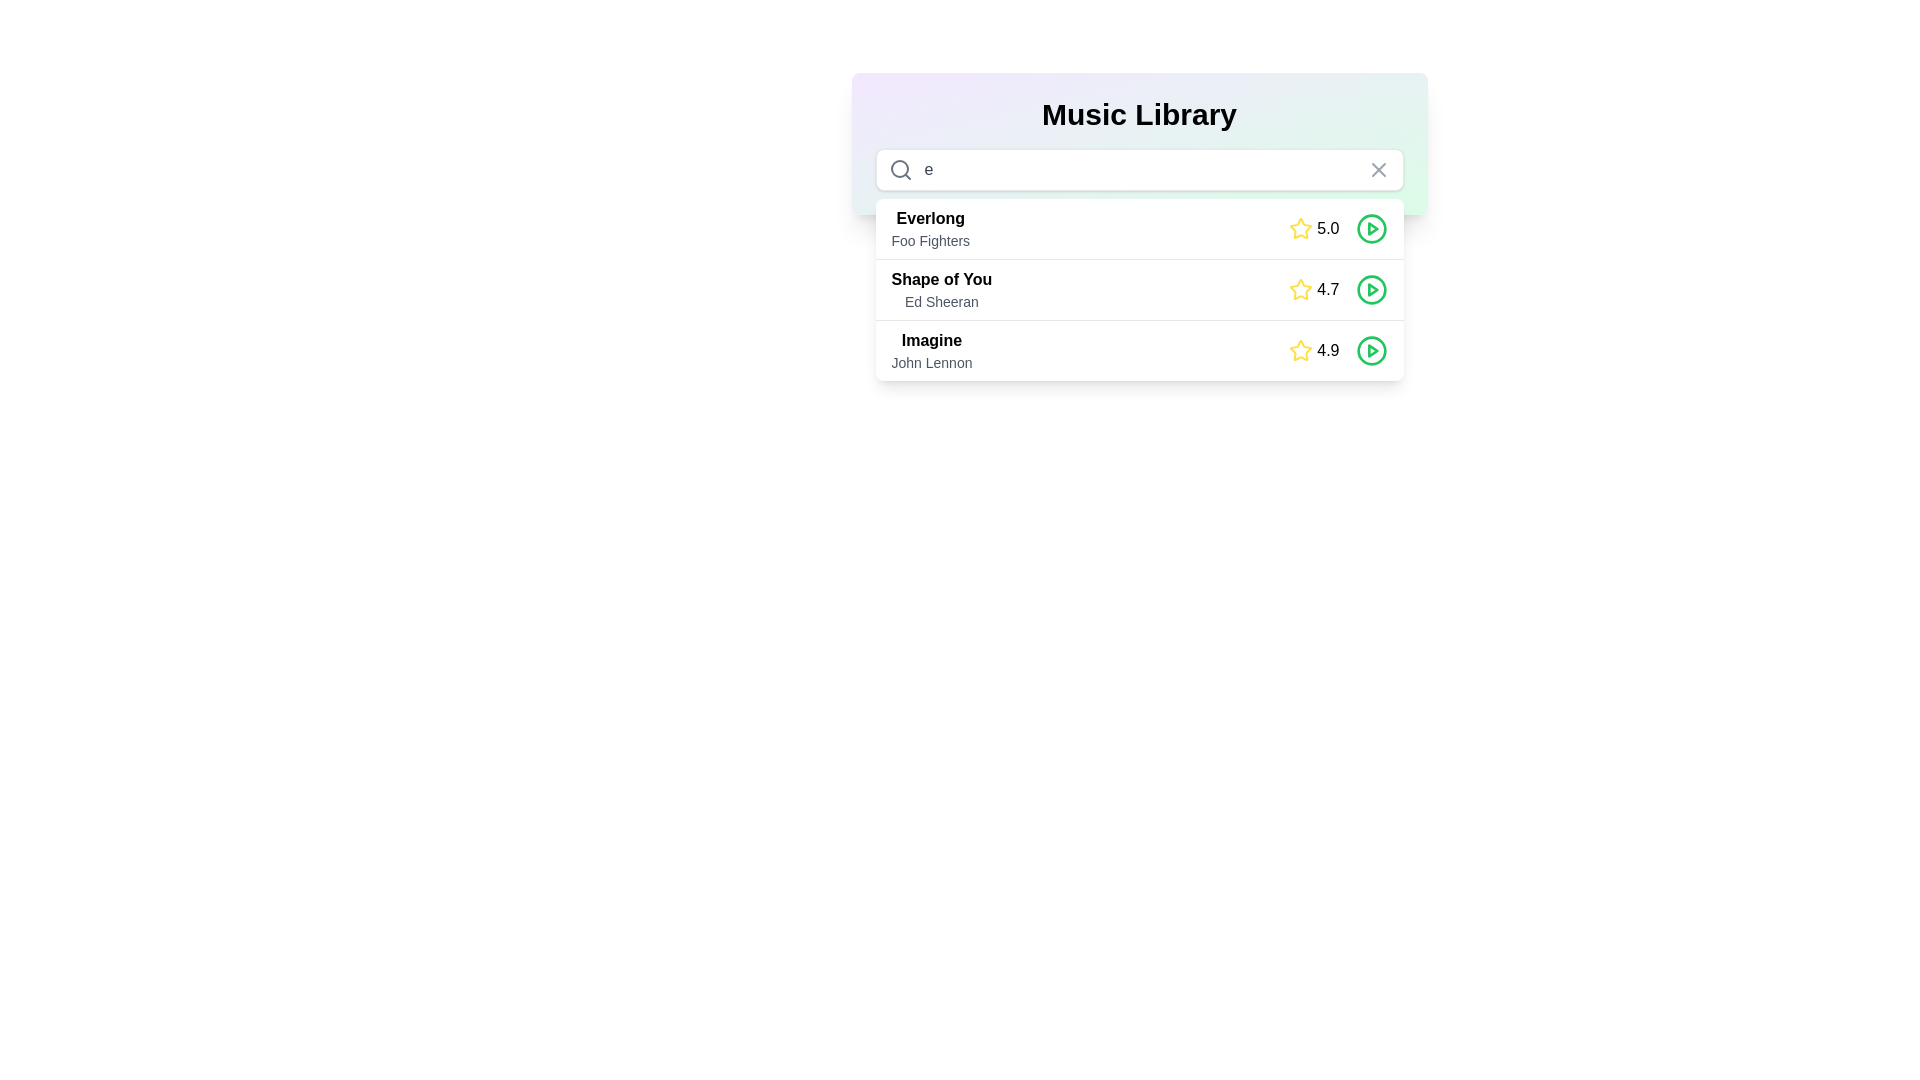 The width and height of the screenshot is (1920, 1080). What do you see at coordinates (1370, 289) in the screenshot?
I see `the circular play button SVG component located to the far right of the 'Shape of You' song entry, adjacent to the song's rating` at bounding box center [1370, 289].